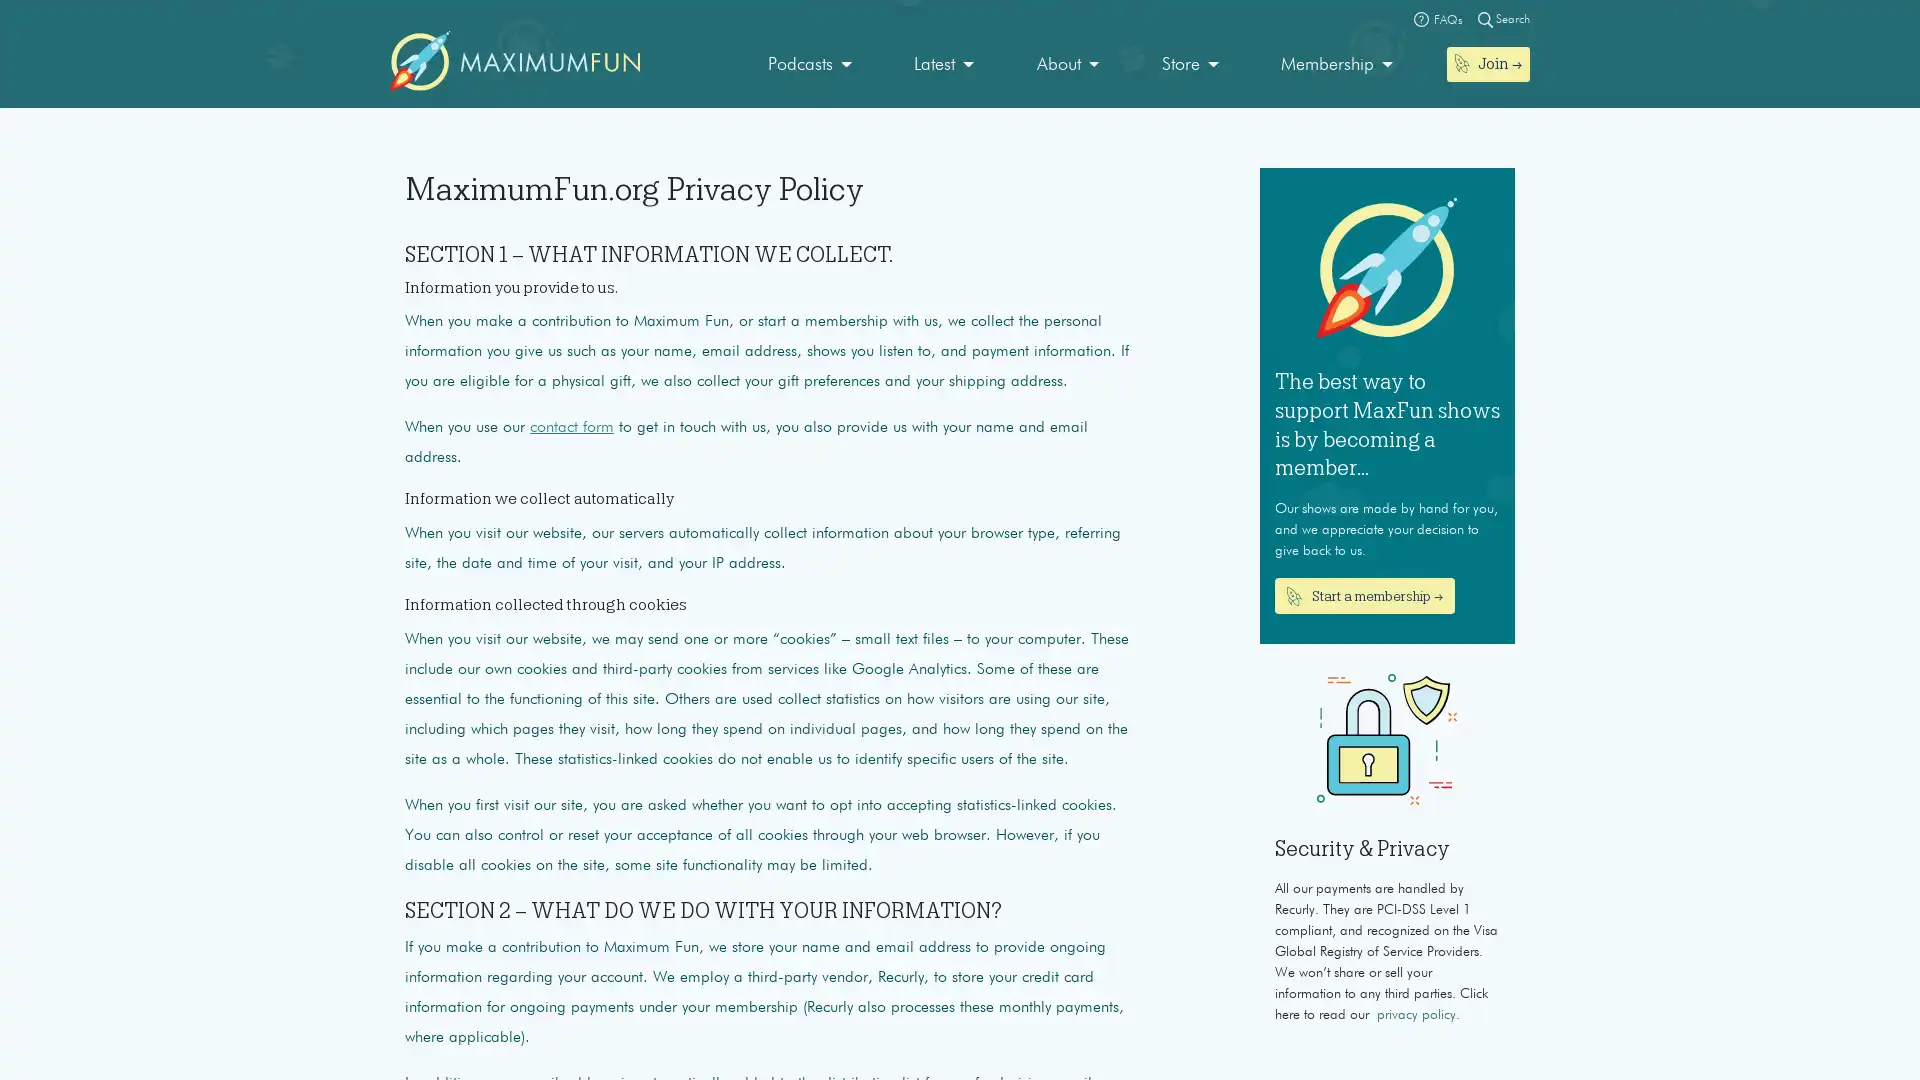  I want to click on Magnifying glass Search, so click(1503, 19).